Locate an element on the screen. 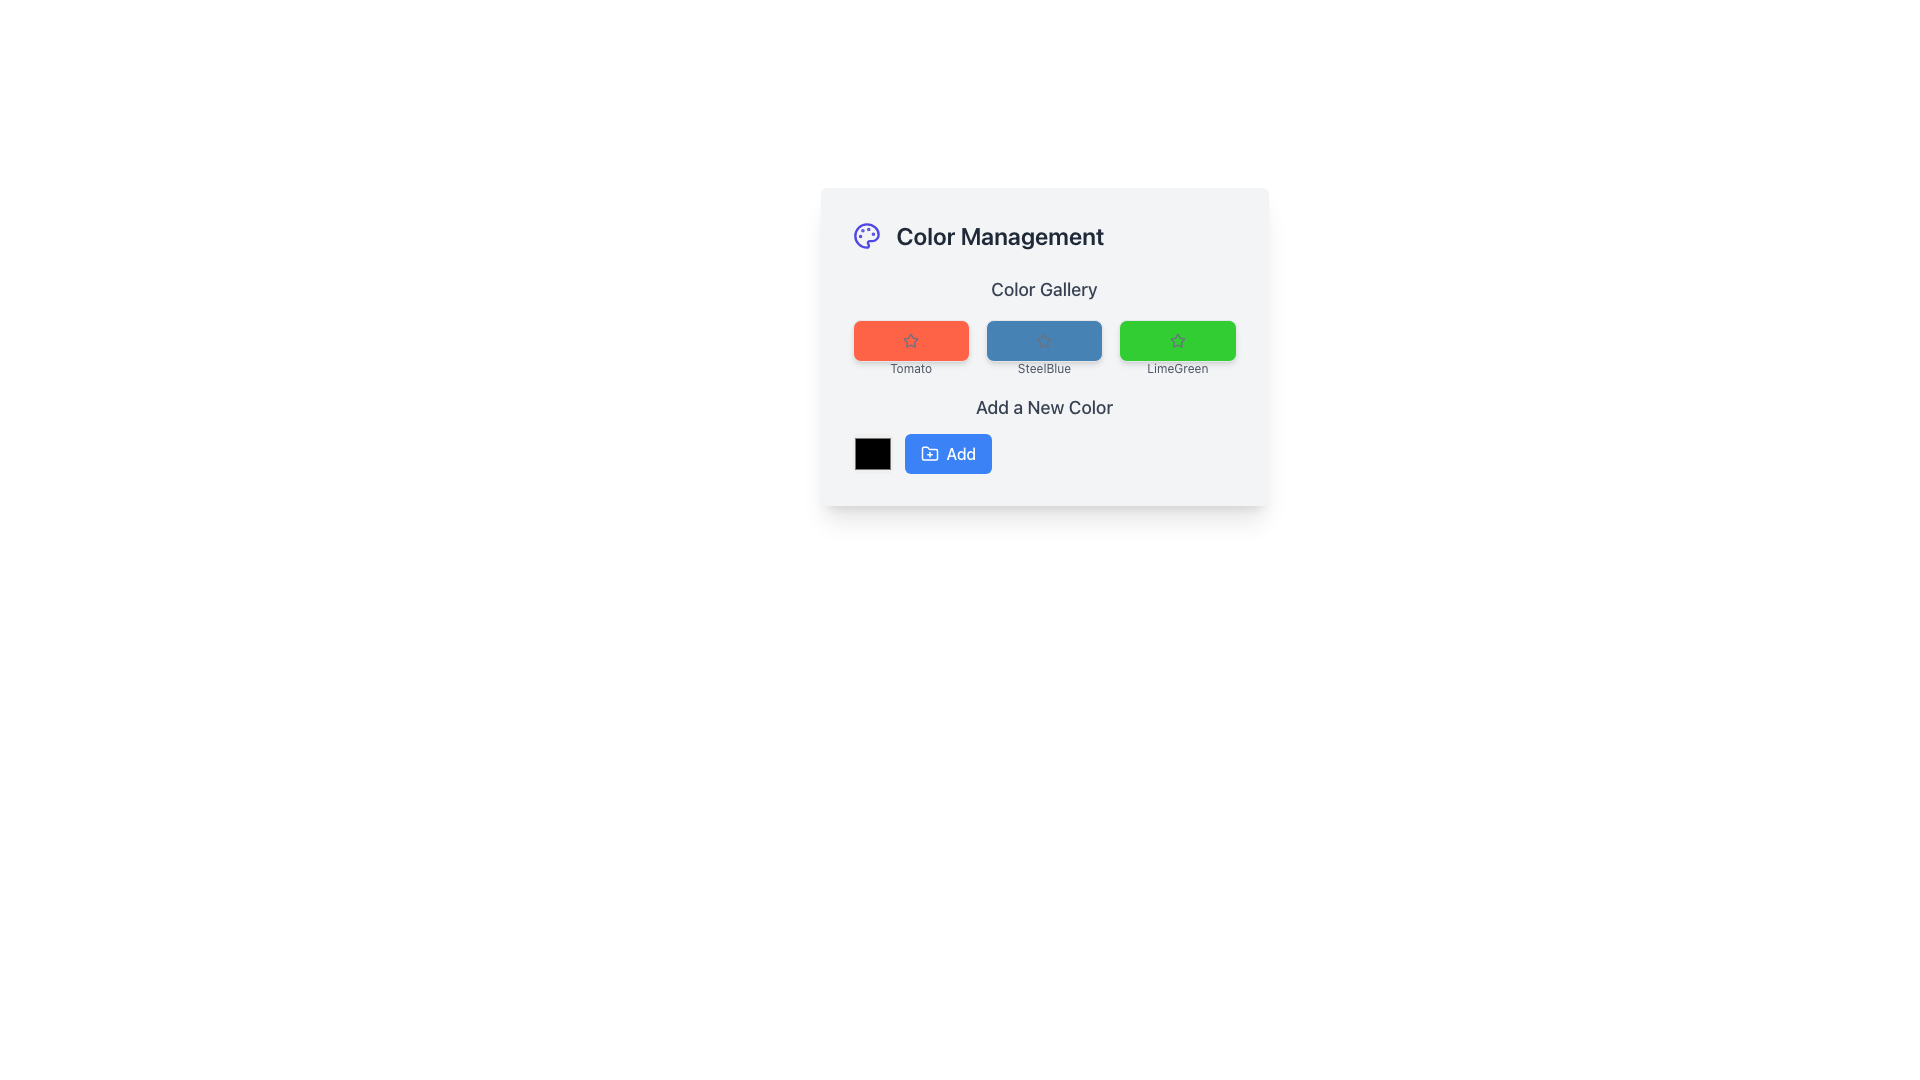 The image size is (1920, 1080). the rectangular Tomato button with a star icon, located in the Color Gallery section is located at coordinates (910, 339).